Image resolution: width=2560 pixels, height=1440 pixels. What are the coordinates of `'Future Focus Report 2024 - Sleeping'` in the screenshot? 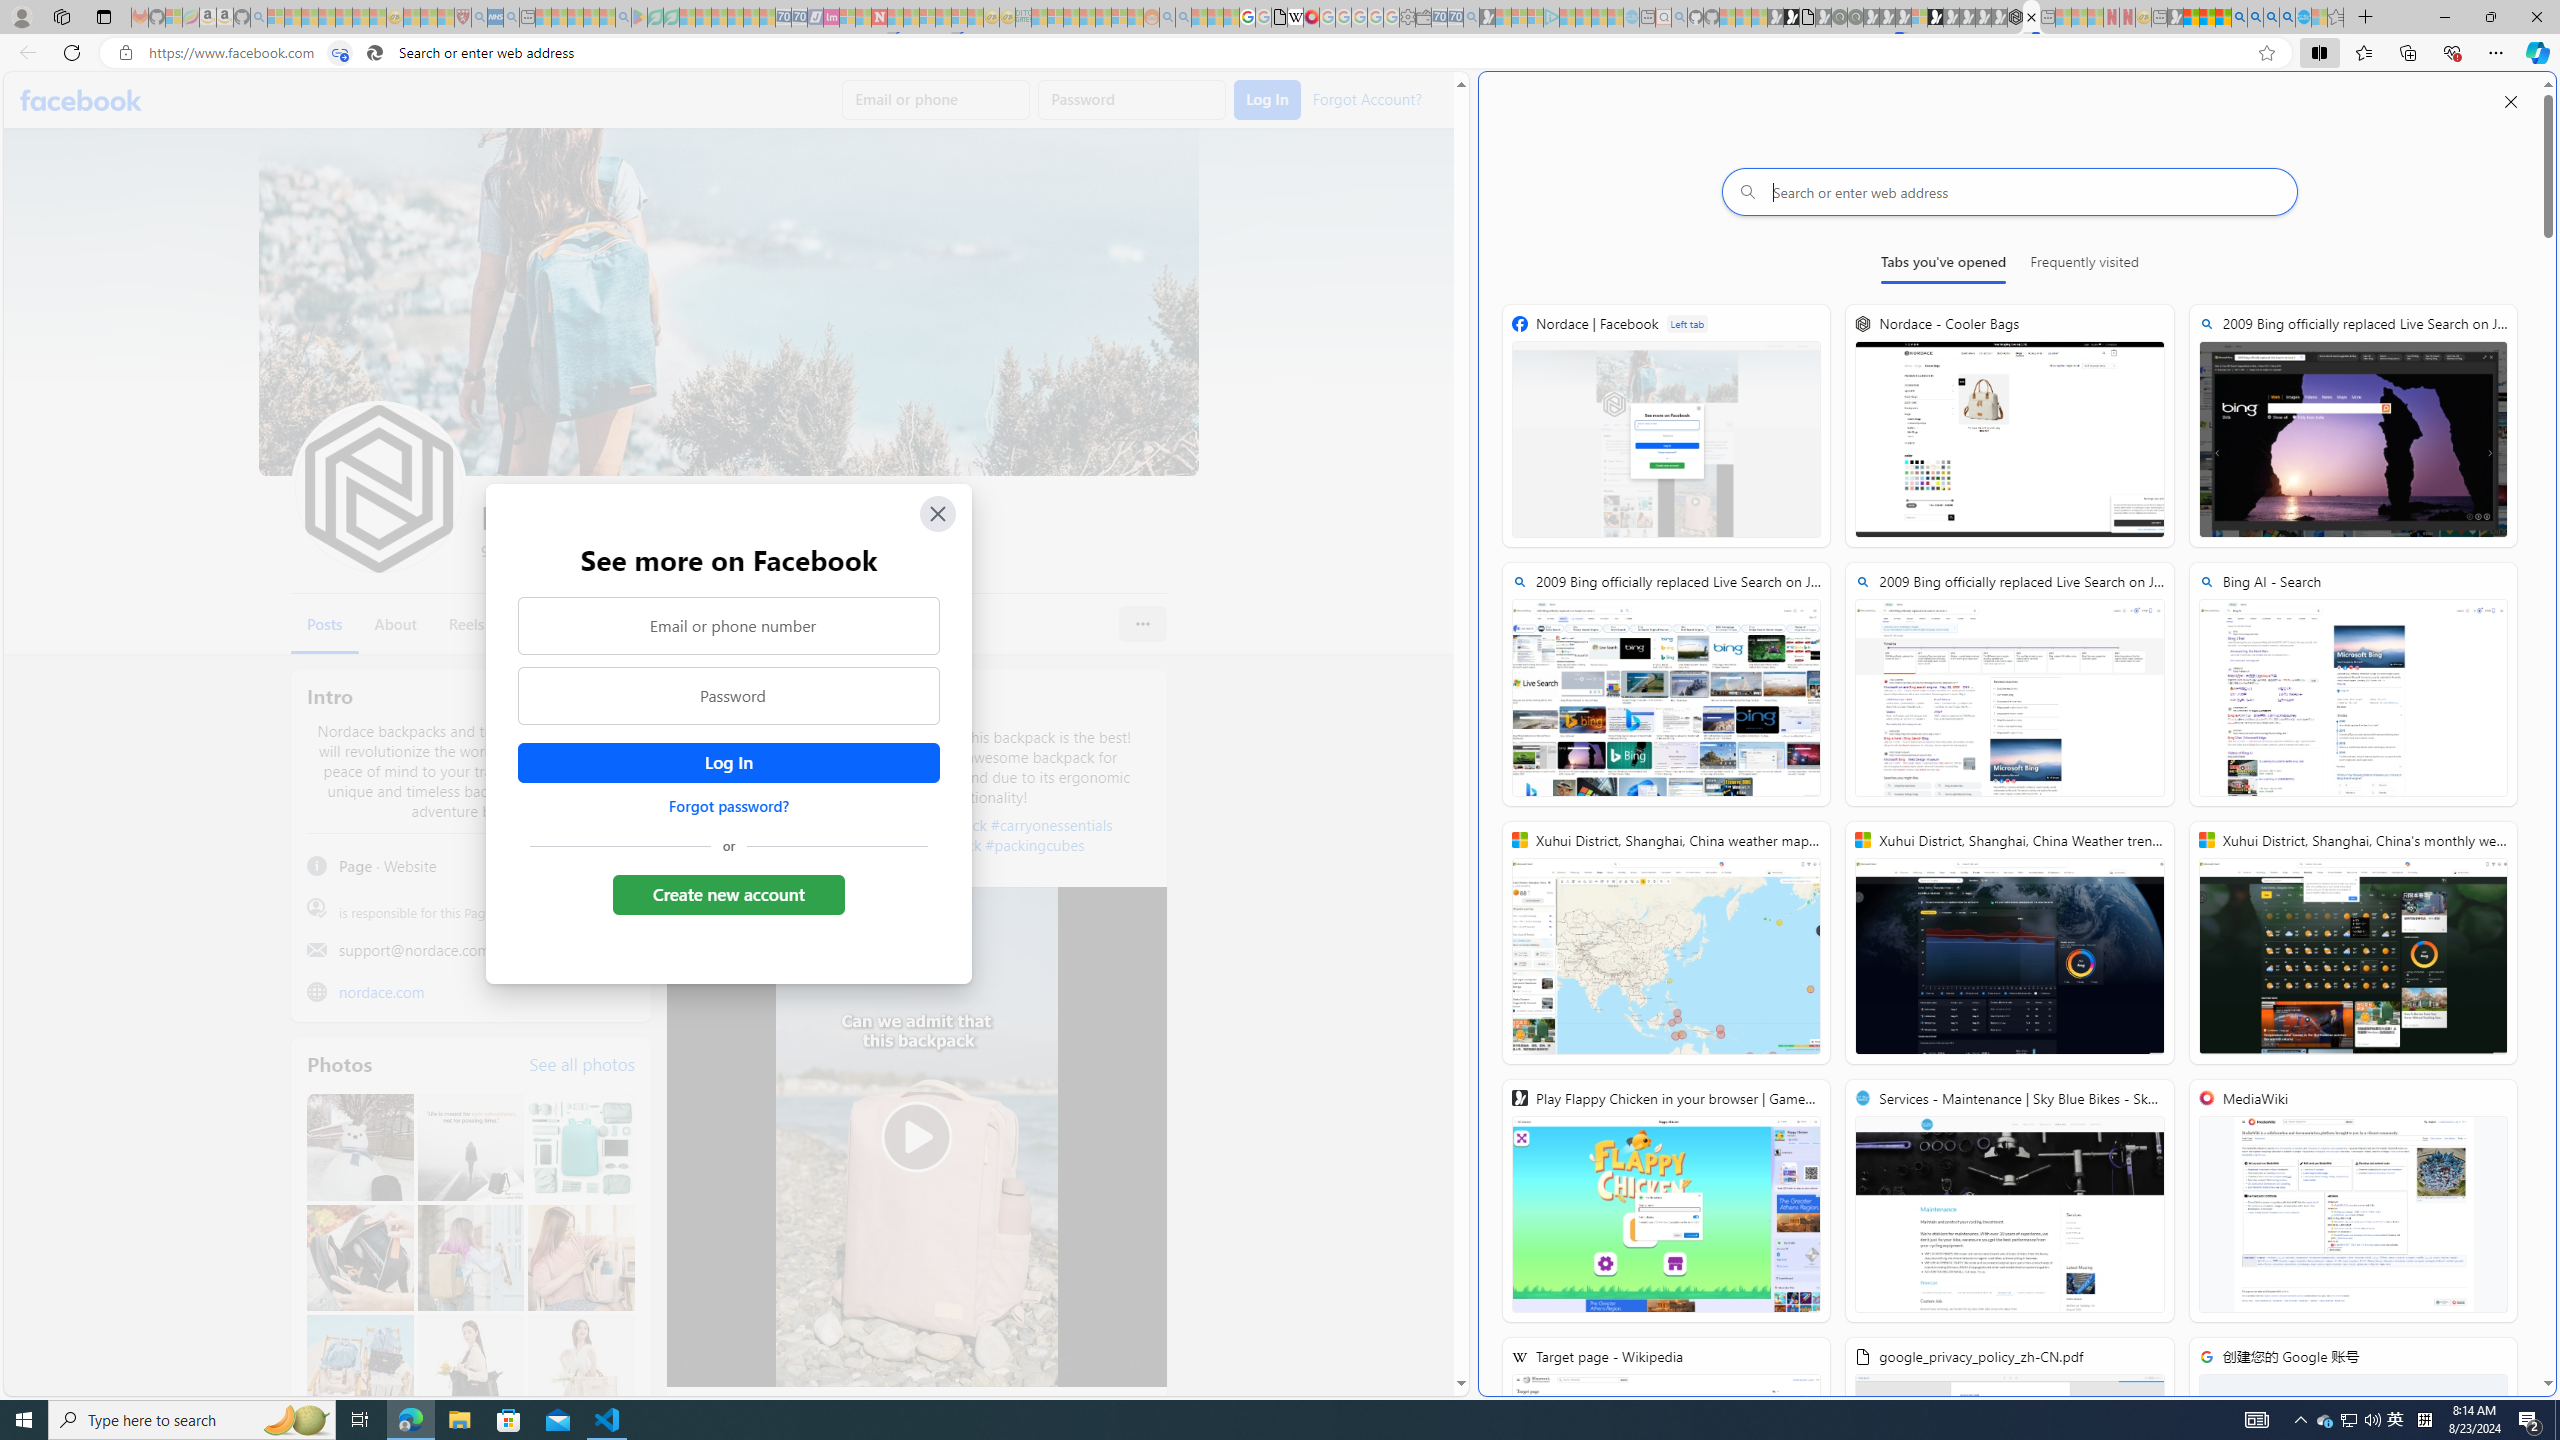 It's located at (1854, 16).